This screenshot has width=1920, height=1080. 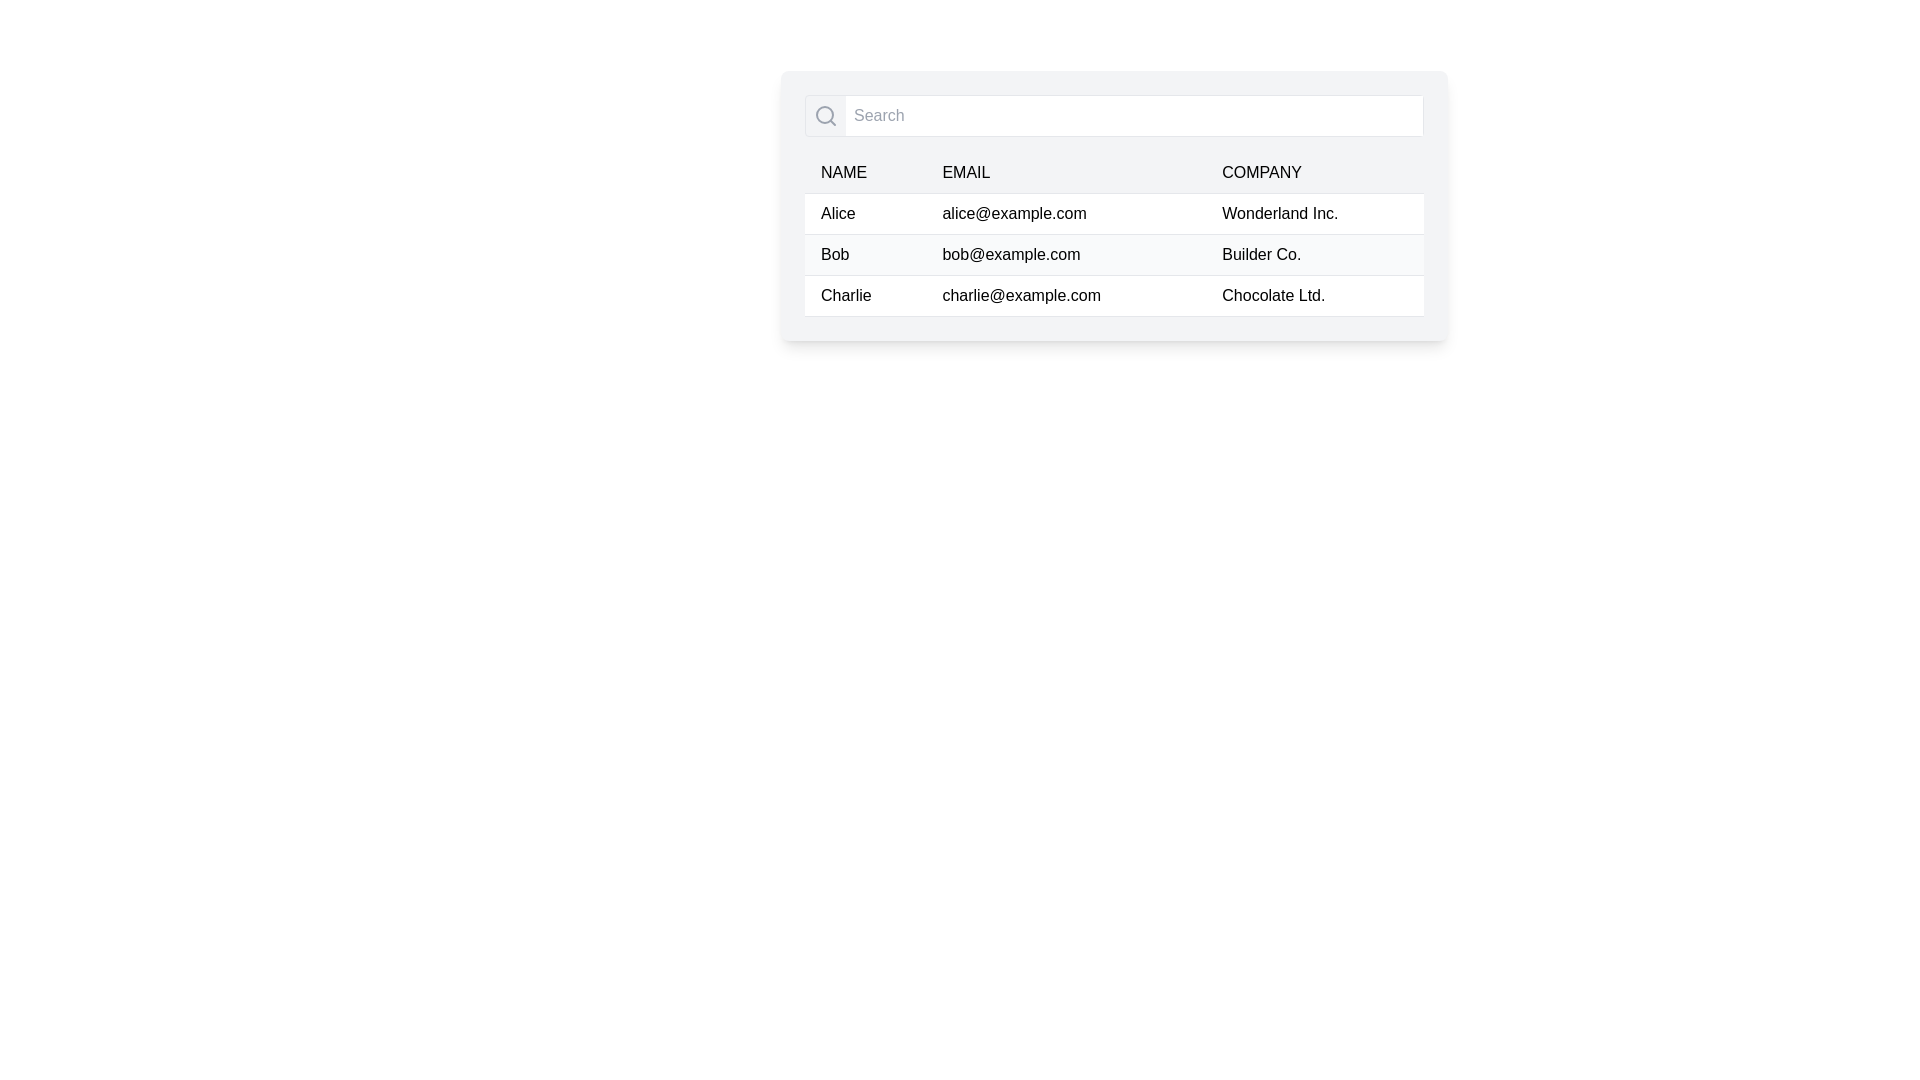 What do you see at coordinates (865, 296) in the screenshot?
I see `the text label displaying 'Charlie', which is located in the first column of the third row of a table, styled with padding and a bottom border` at bounding box center [865, 296].